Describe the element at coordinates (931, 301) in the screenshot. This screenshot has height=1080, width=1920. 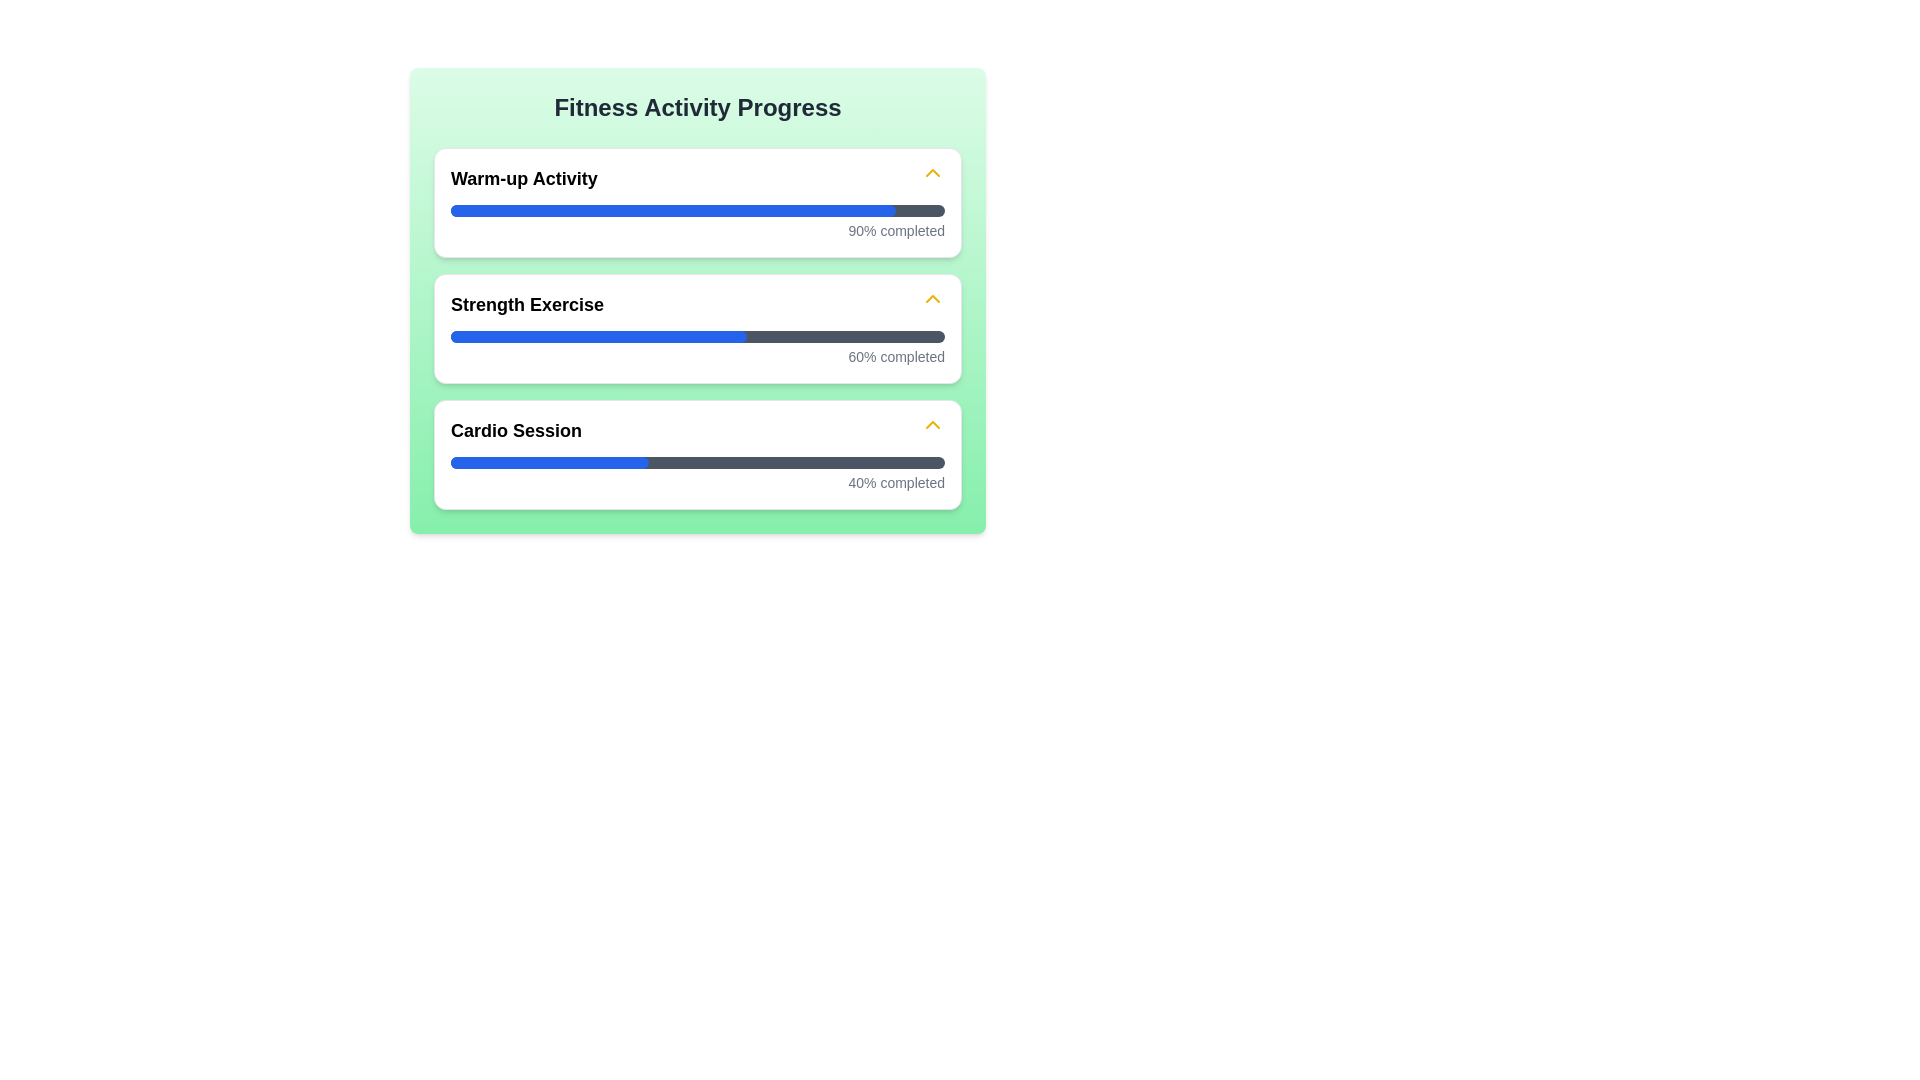
I see `the animation of the upward-pointing chevron icon styled in bold yellow color located adjacent to the 'Strength Exercise' header` at that location.